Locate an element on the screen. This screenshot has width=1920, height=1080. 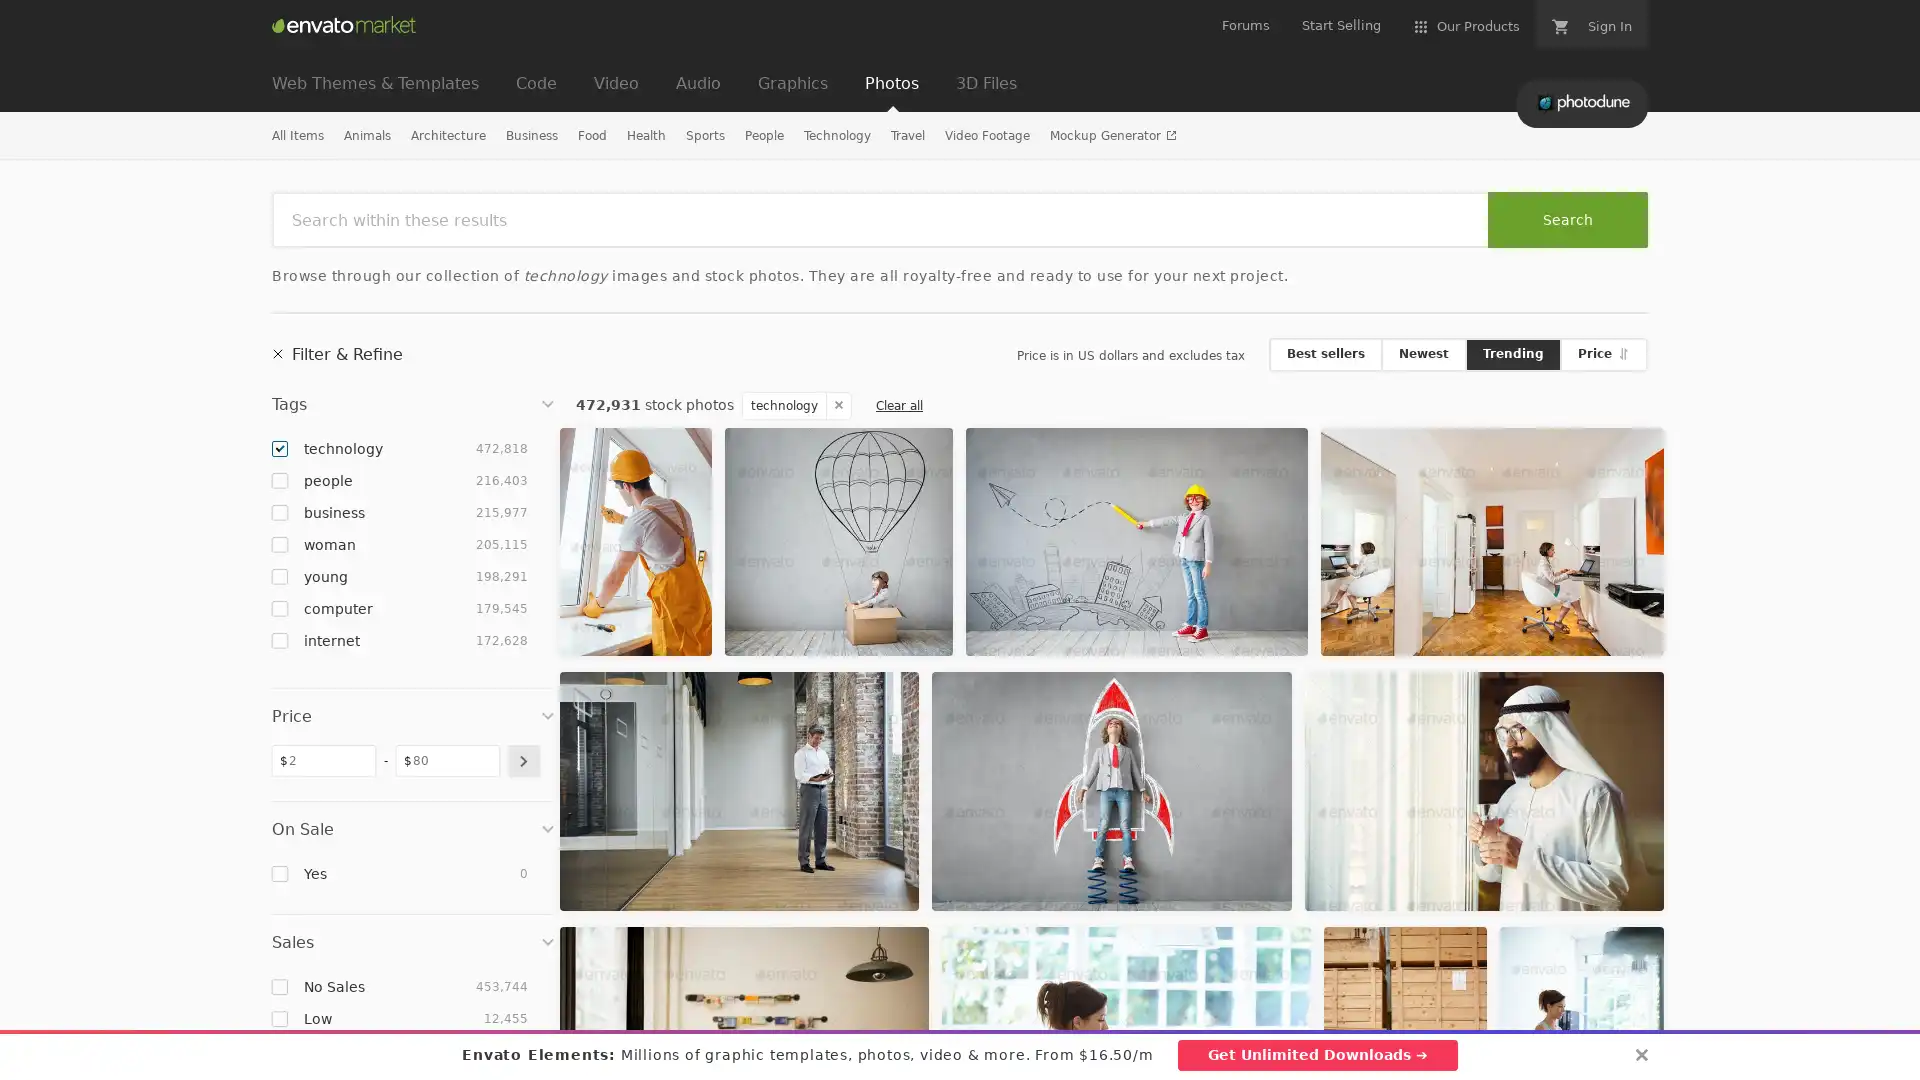
Add to Favorites is located at coordinates (1281, 452).